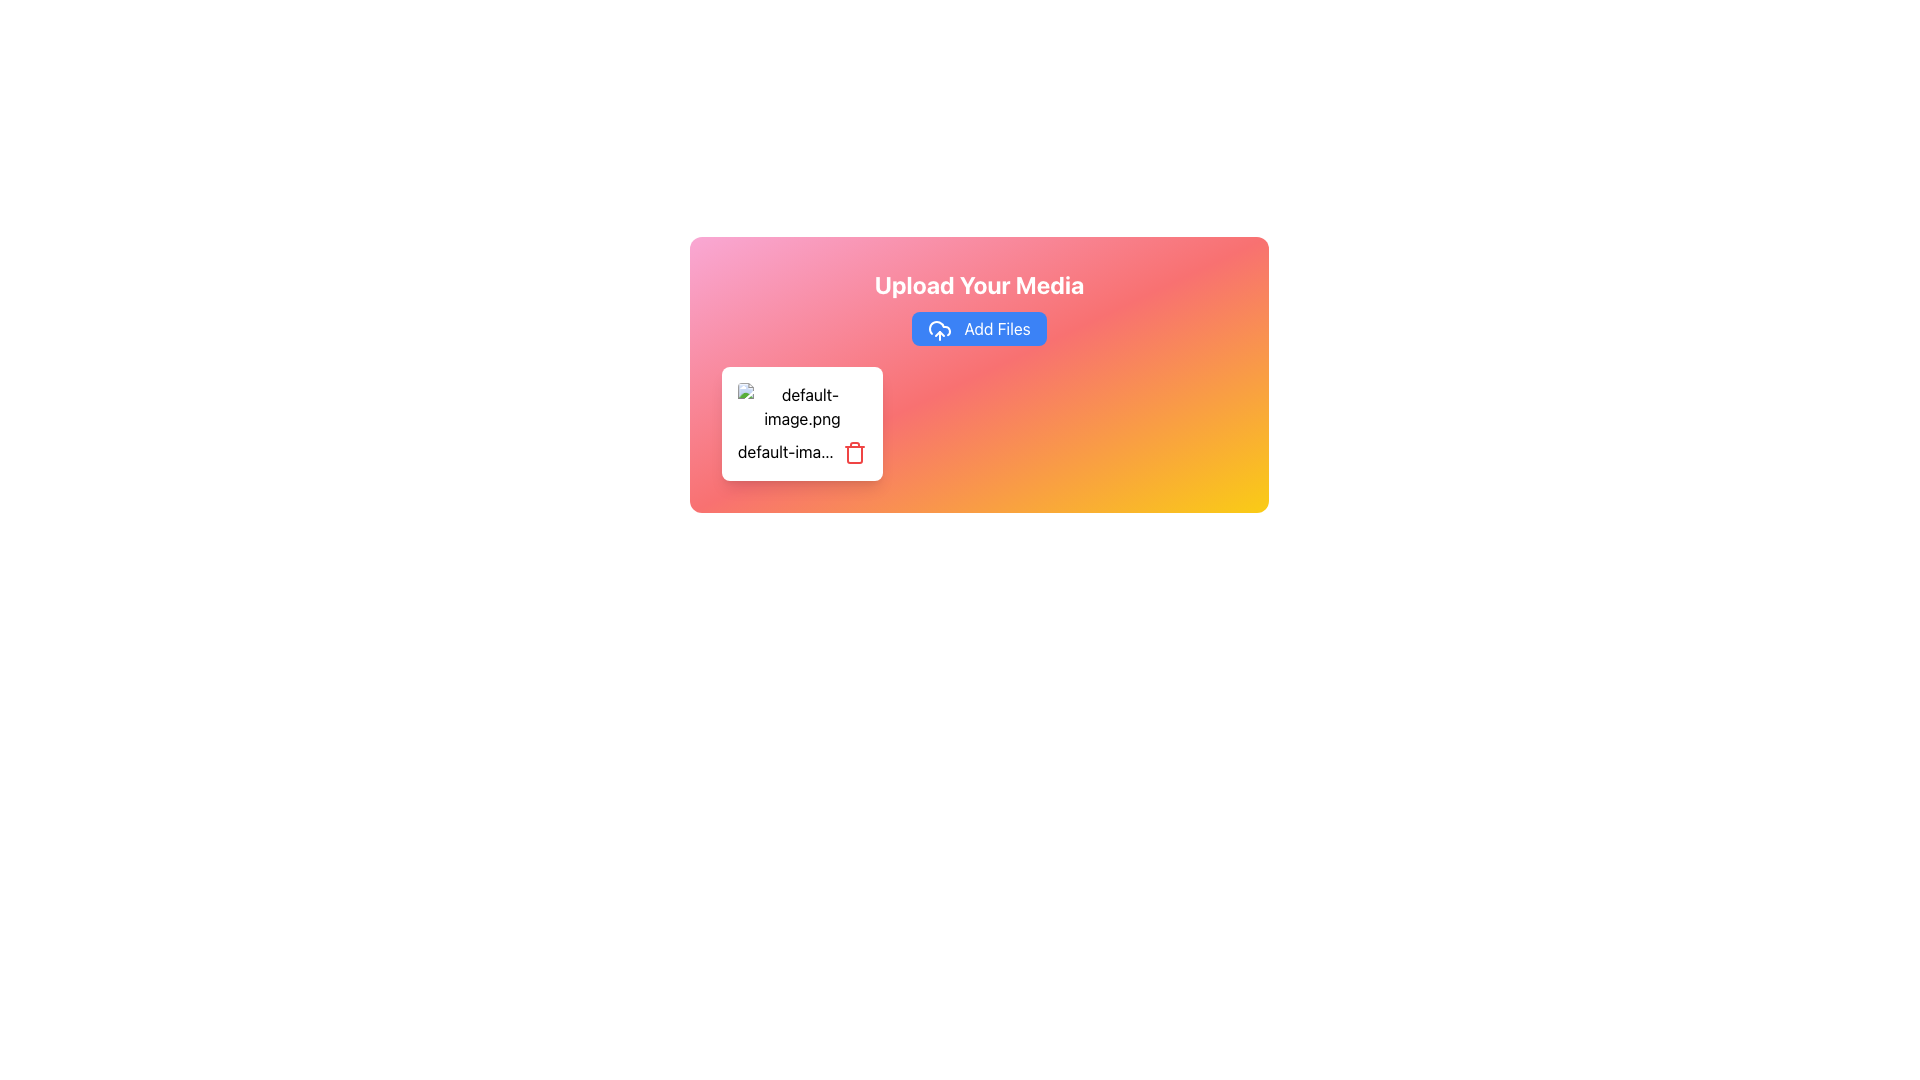 The width and height of the screenshot is (1920, 1080). Describe the element at coordinates (939, 329) in the screenshot. I see `the 'Add Files' button which contains the upload icon on its left side, located at the center of the gradient background` at that location.